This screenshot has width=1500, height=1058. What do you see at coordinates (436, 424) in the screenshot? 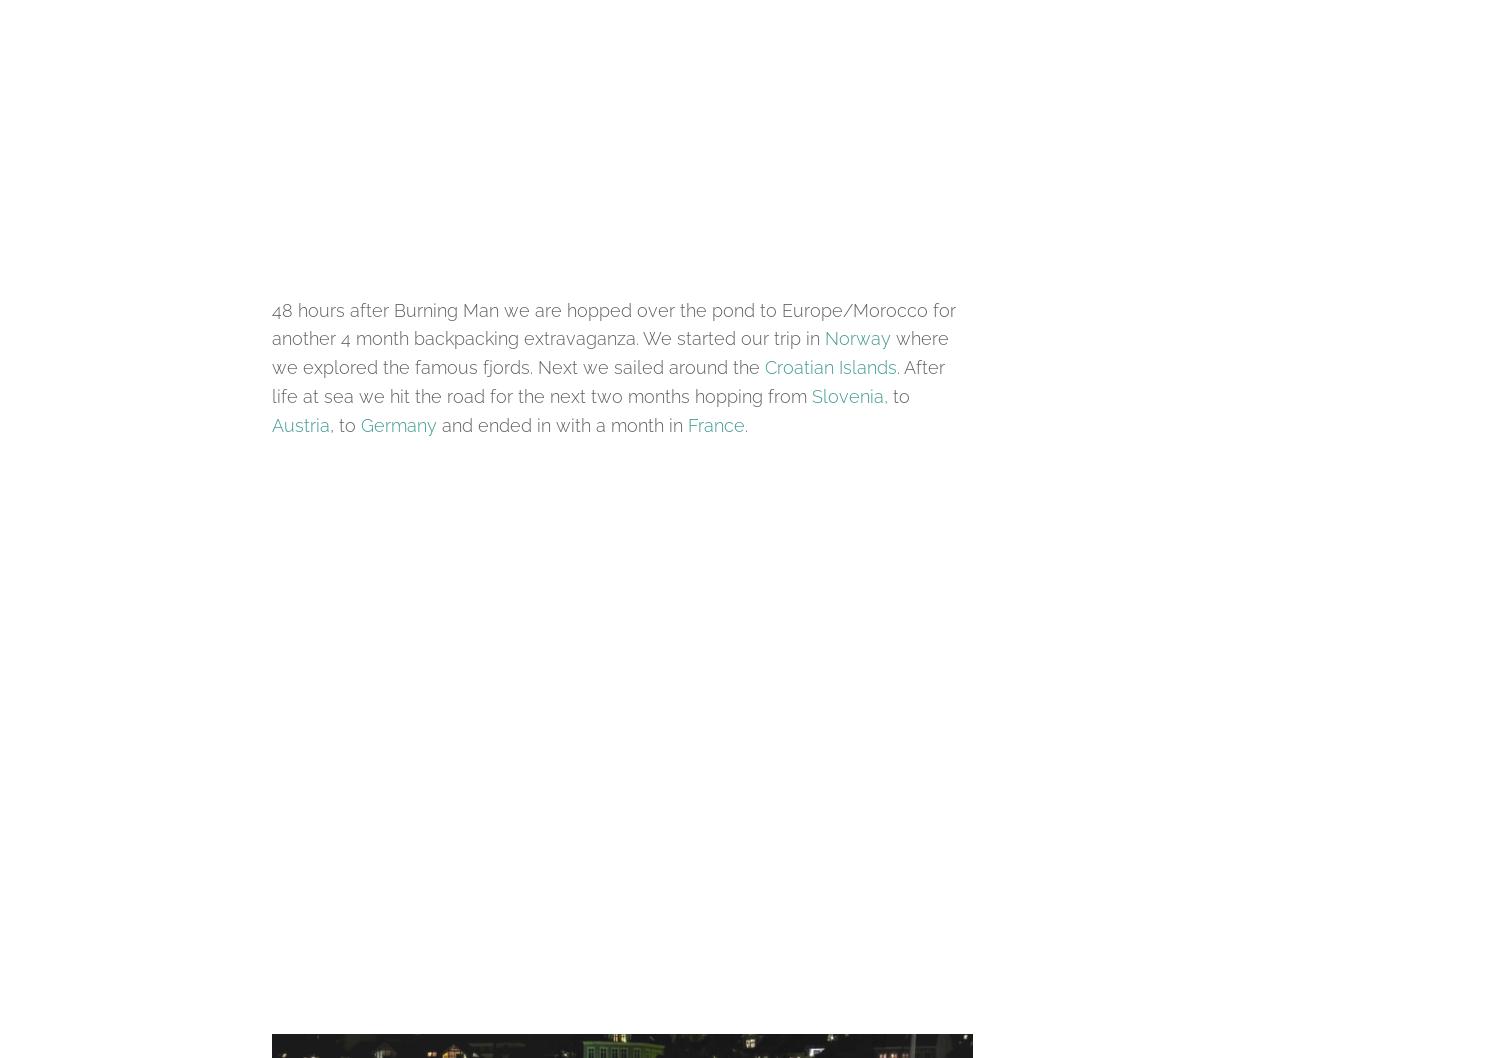
I see `'and ended in with a month in'` at bounding box center [436, 424].